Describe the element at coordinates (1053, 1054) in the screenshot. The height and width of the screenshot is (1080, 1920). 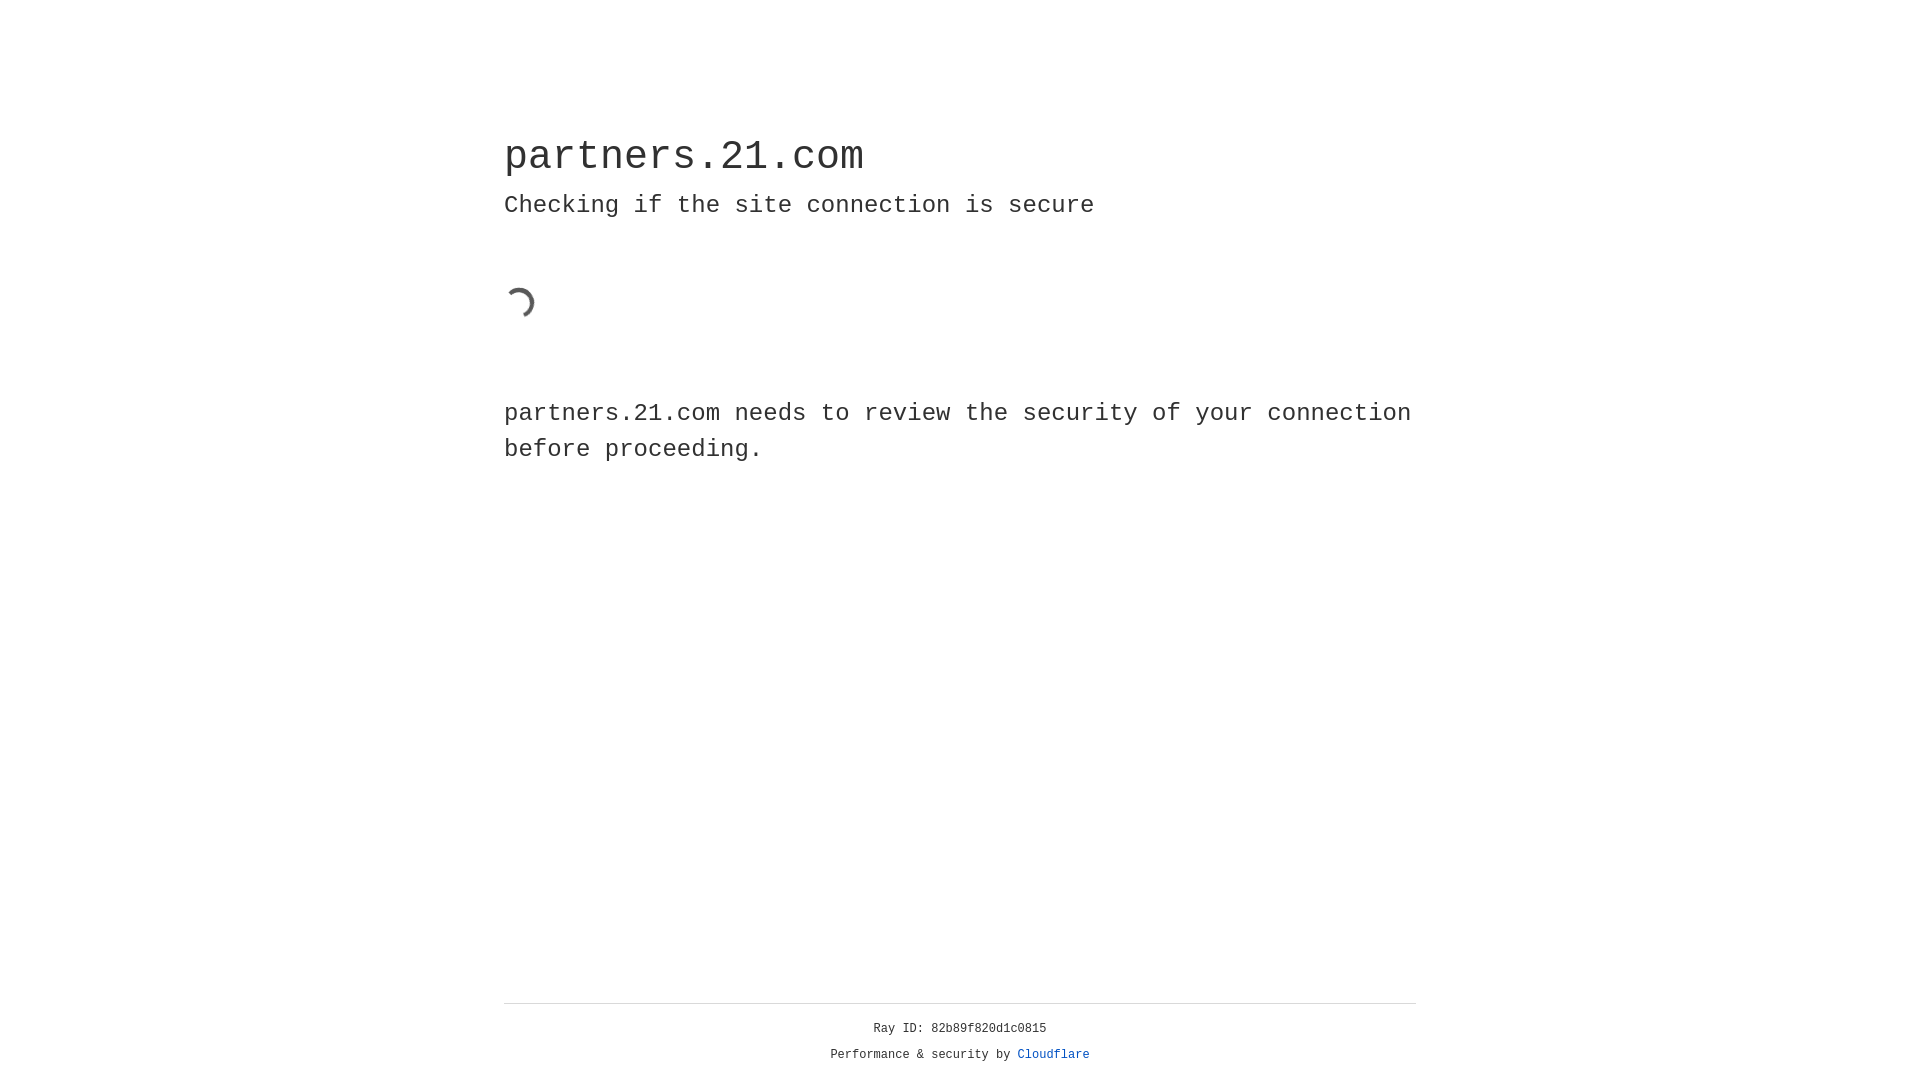
I see `'Cloudflare'` at that location.